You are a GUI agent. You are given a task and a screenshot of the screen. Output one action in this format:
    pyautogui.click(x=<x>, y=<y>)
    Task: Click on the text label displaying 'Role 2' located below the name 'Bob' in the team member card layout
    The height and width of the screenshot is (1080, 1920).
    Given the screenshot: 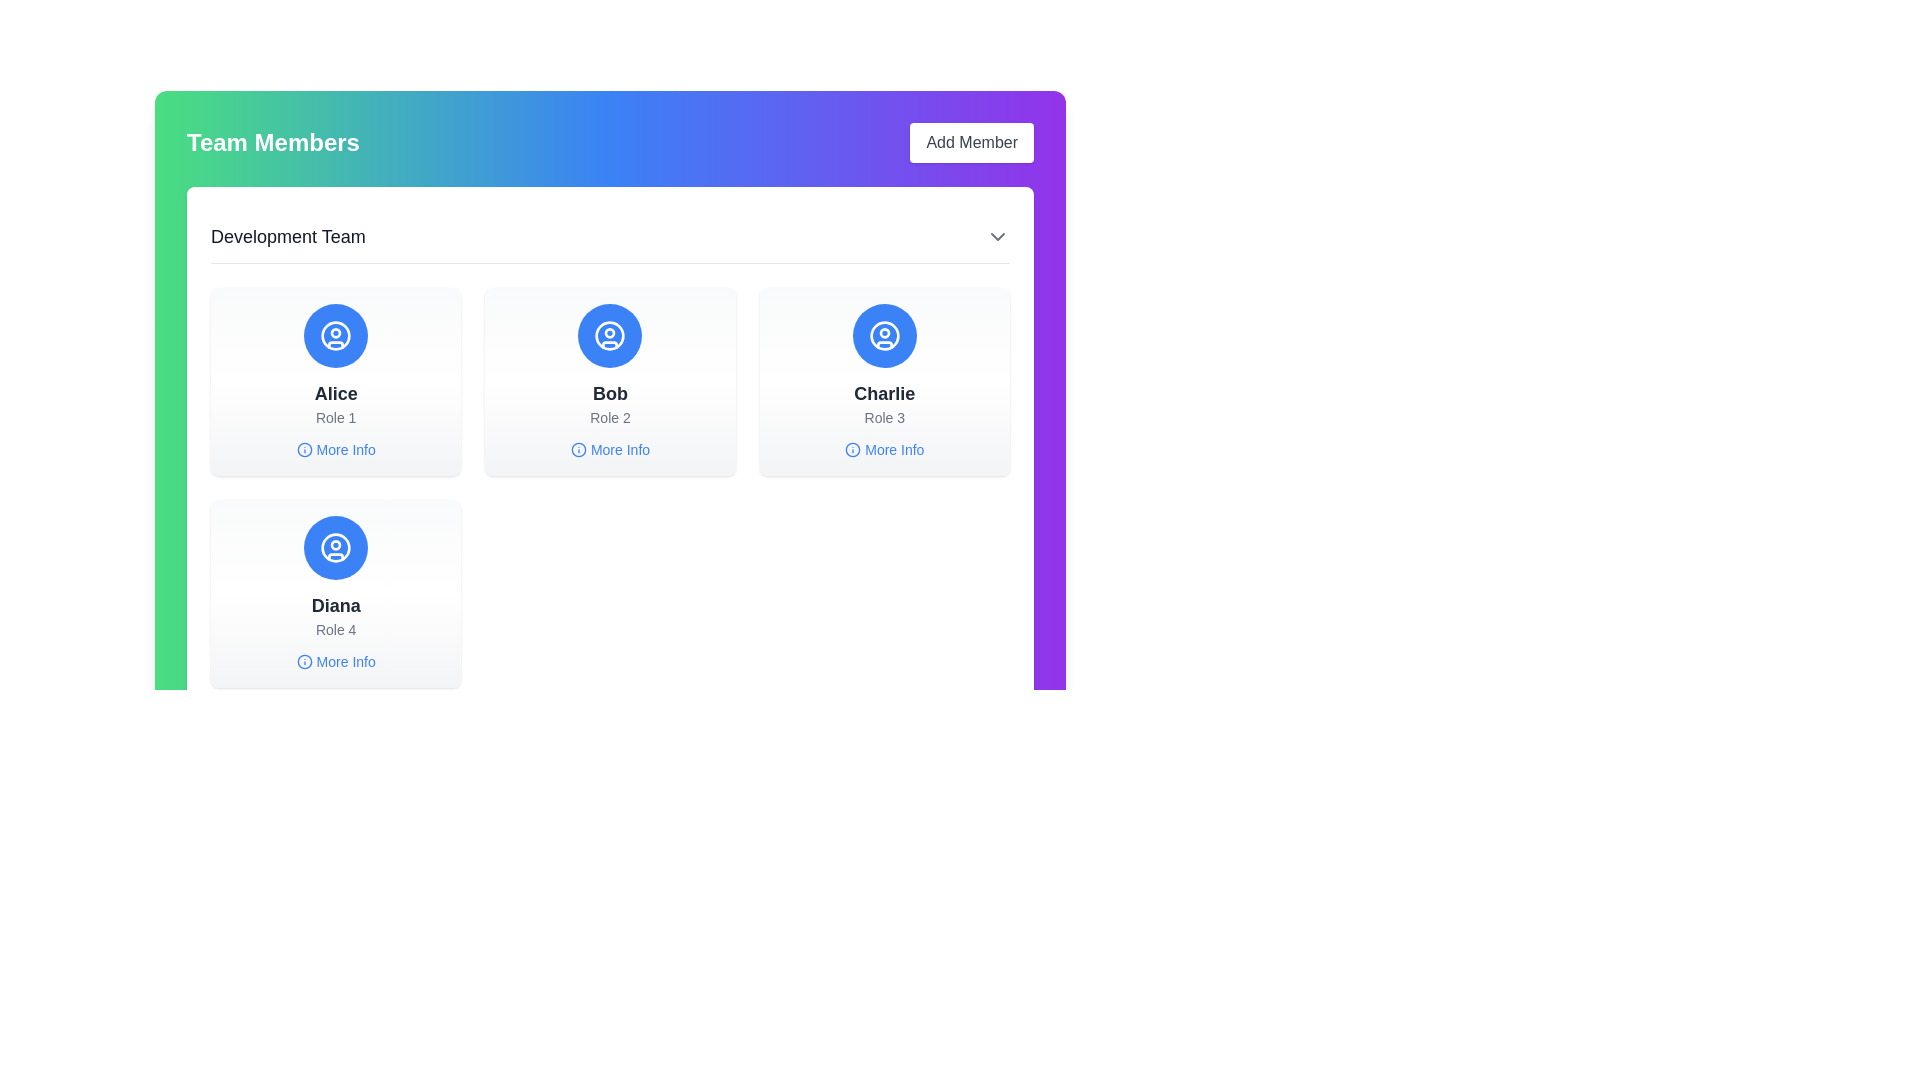 What is the action you would take?
    pyautogui.click(x=609, y=416)
    